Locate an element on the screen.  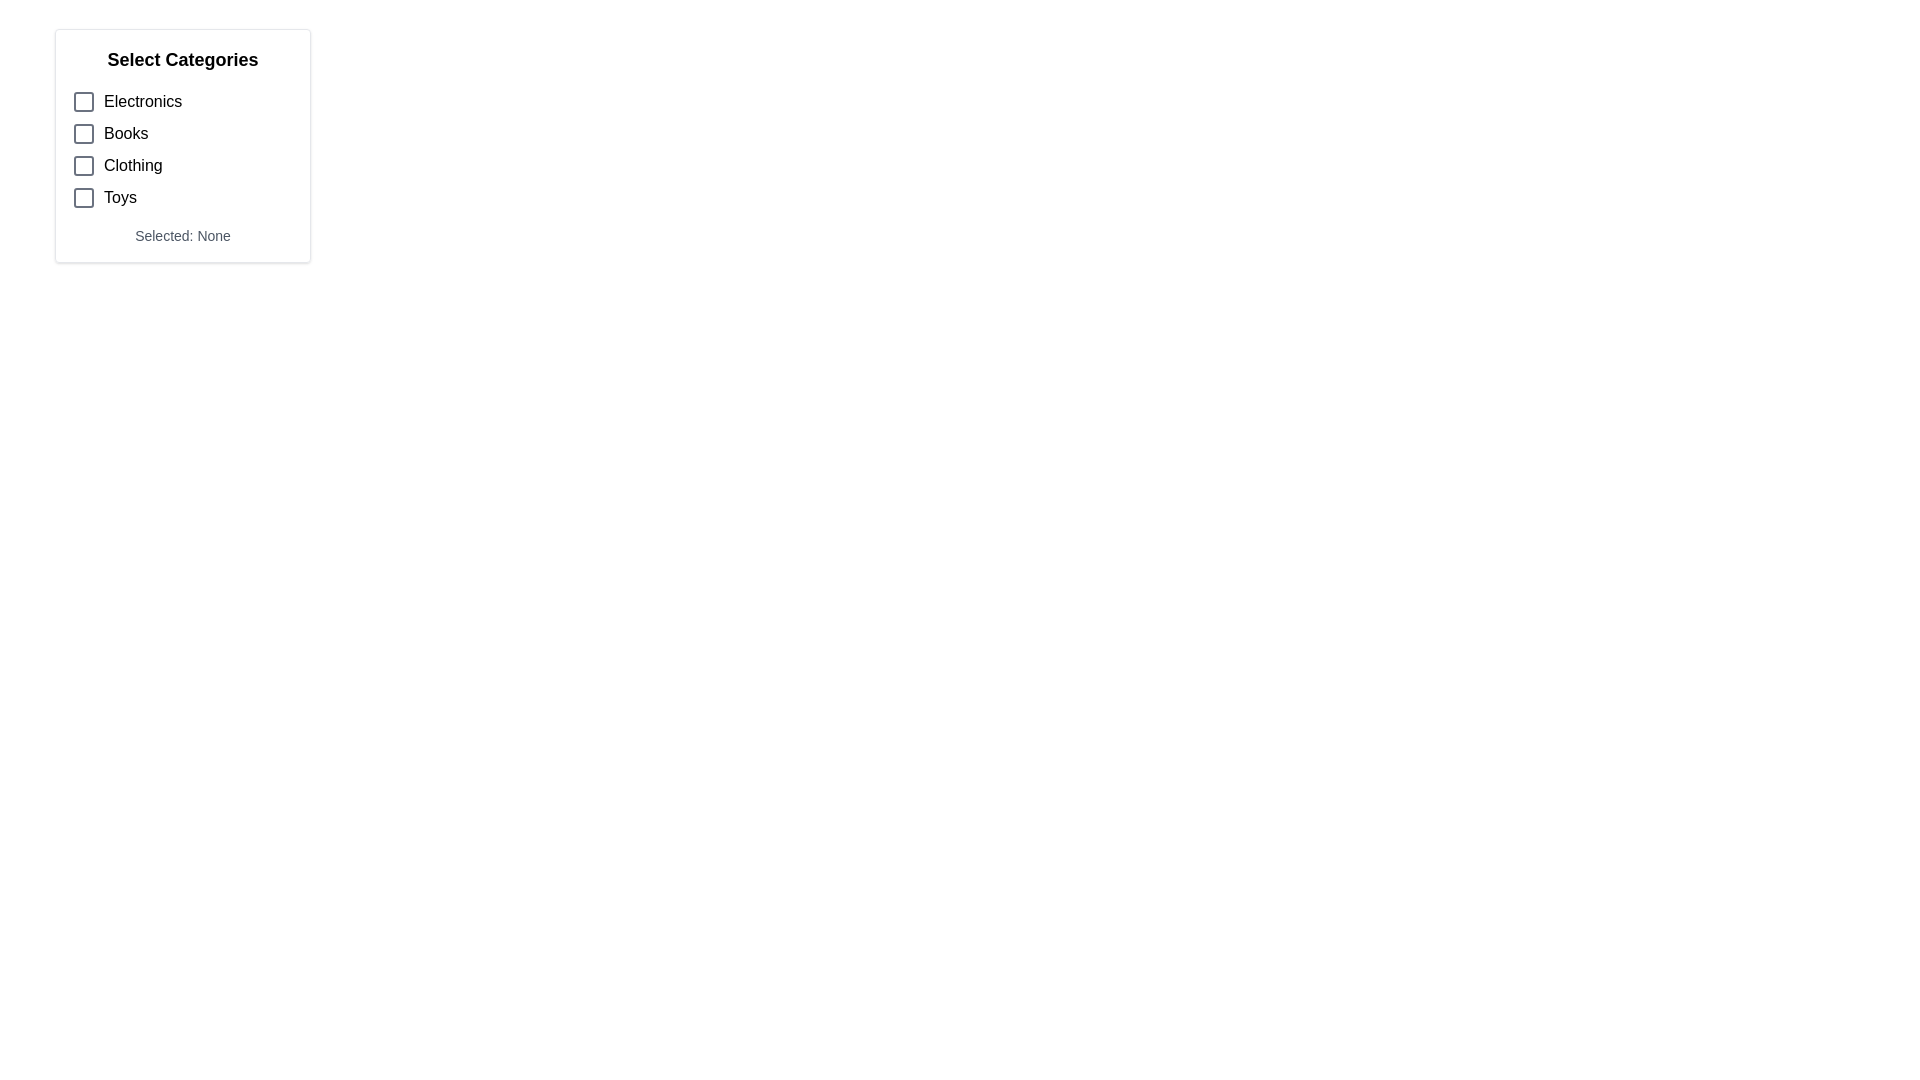
the checkbox for the 'Clothing' option is located at coordinates (82, 164).